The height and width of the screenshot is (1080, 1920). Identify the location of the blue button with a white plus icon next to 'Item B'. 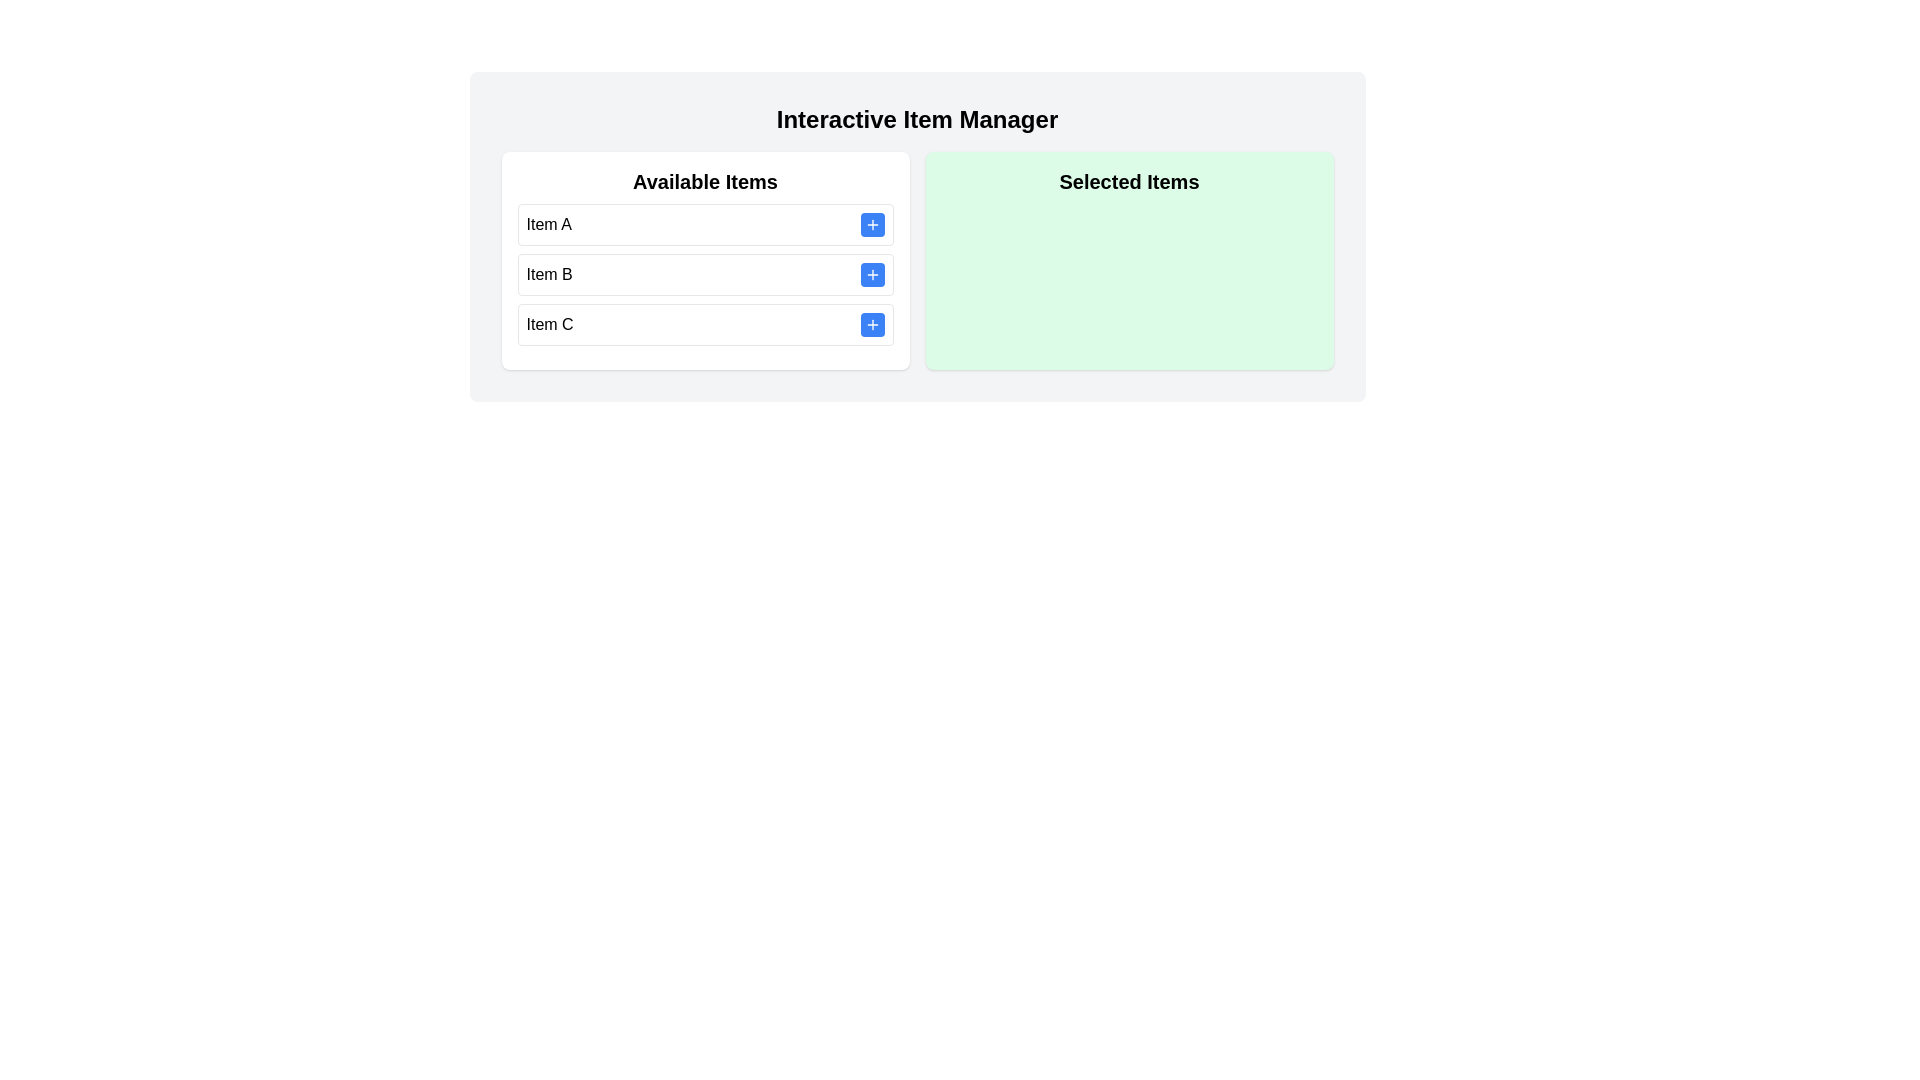
(872, 274).